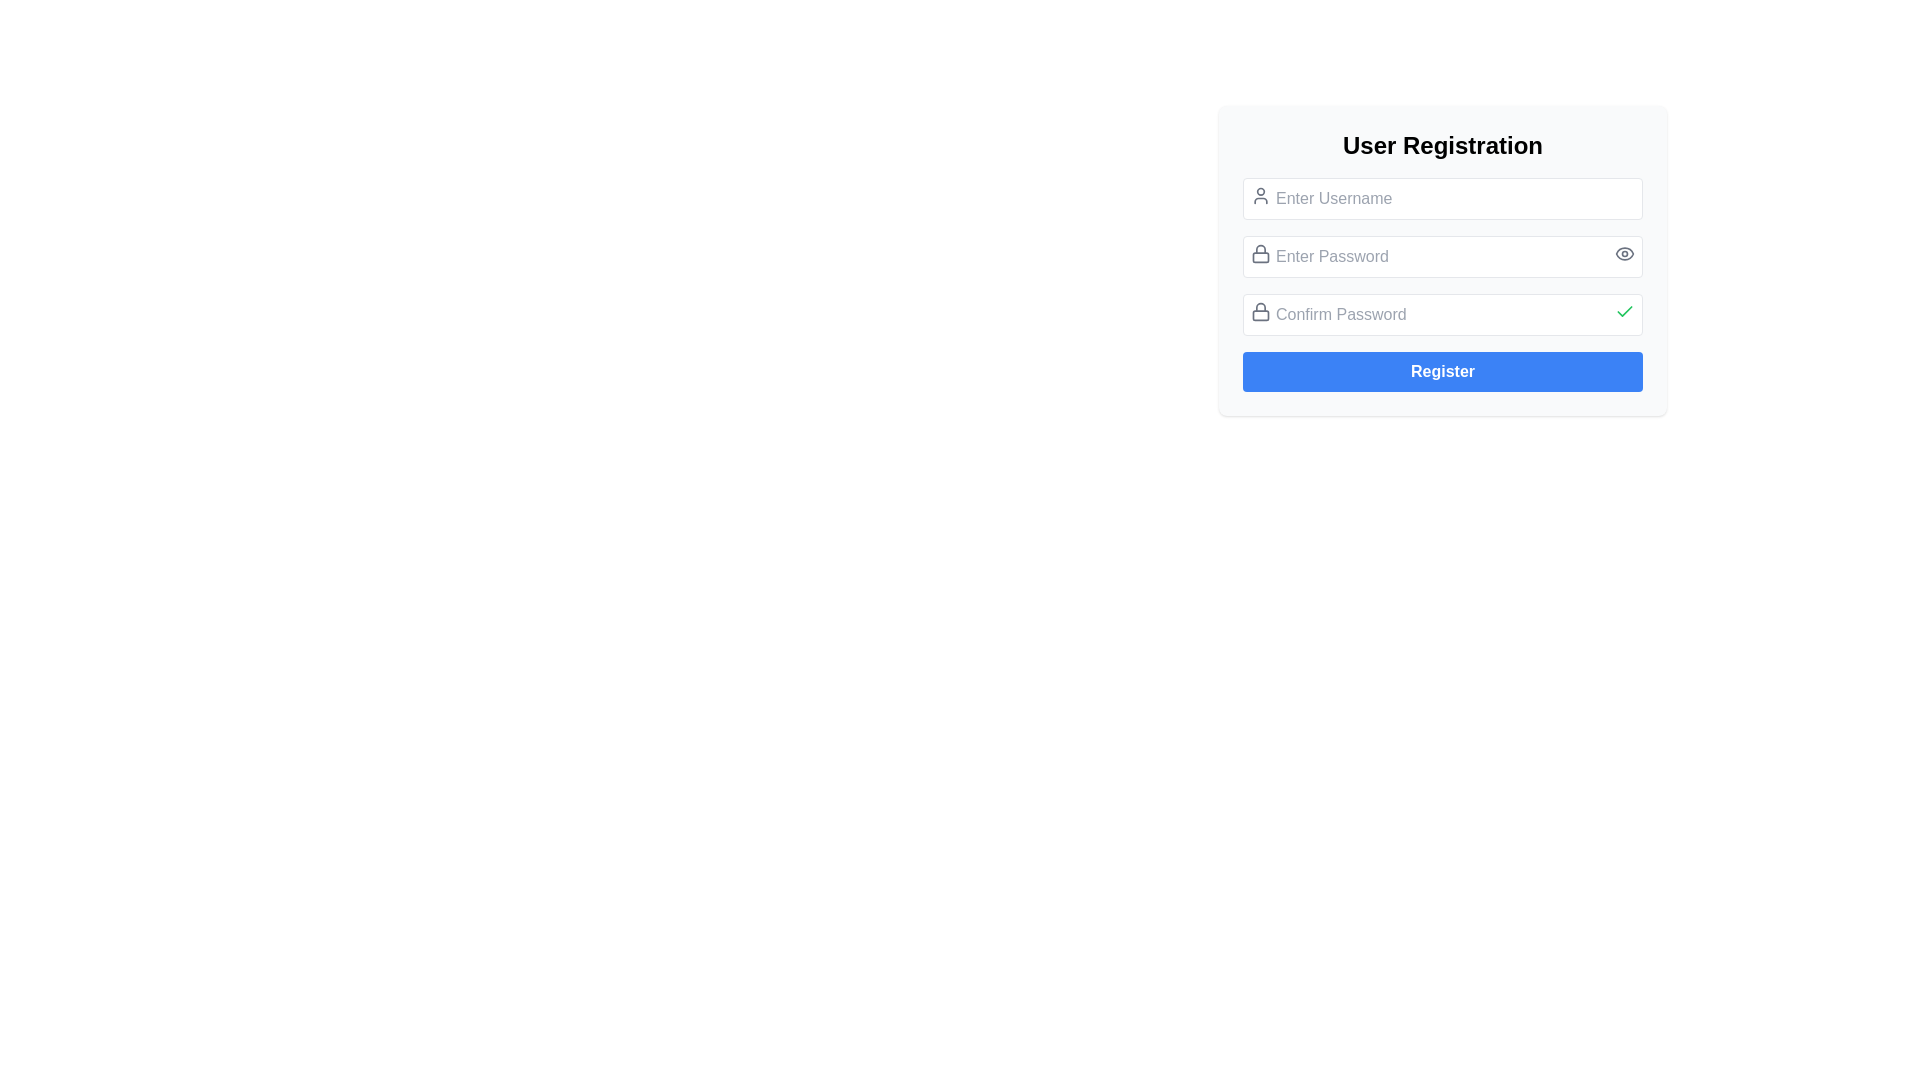 Image resolution: width=1920 pixels, height=1080 pixels. I want to click on the visual feedback on the Checkmark Icon, which is an SVG icon with a green stroke color located at the top-right corner of the 'Confirm Password' input field in the User Registration form, so click(1625, 312).